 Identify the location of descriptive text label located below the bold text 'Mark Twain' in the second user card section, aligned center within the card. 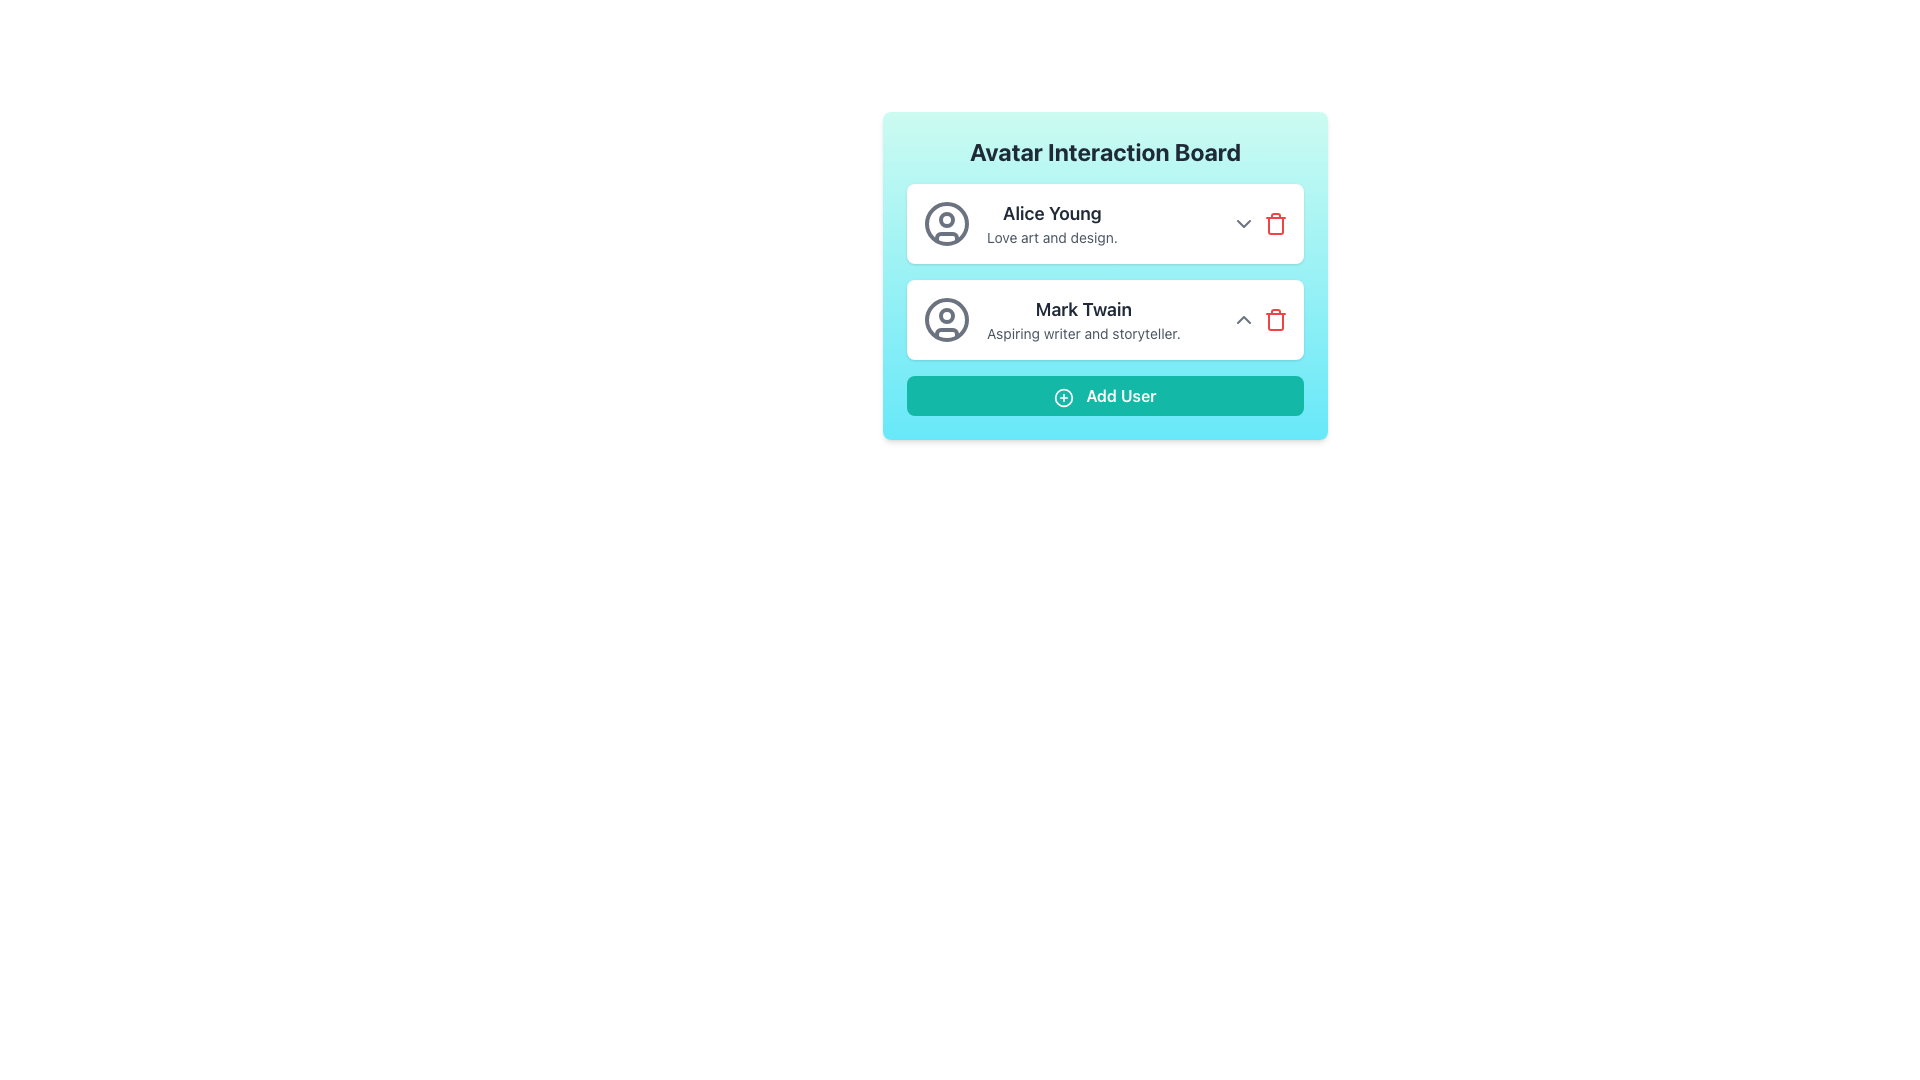
(1082, 333).